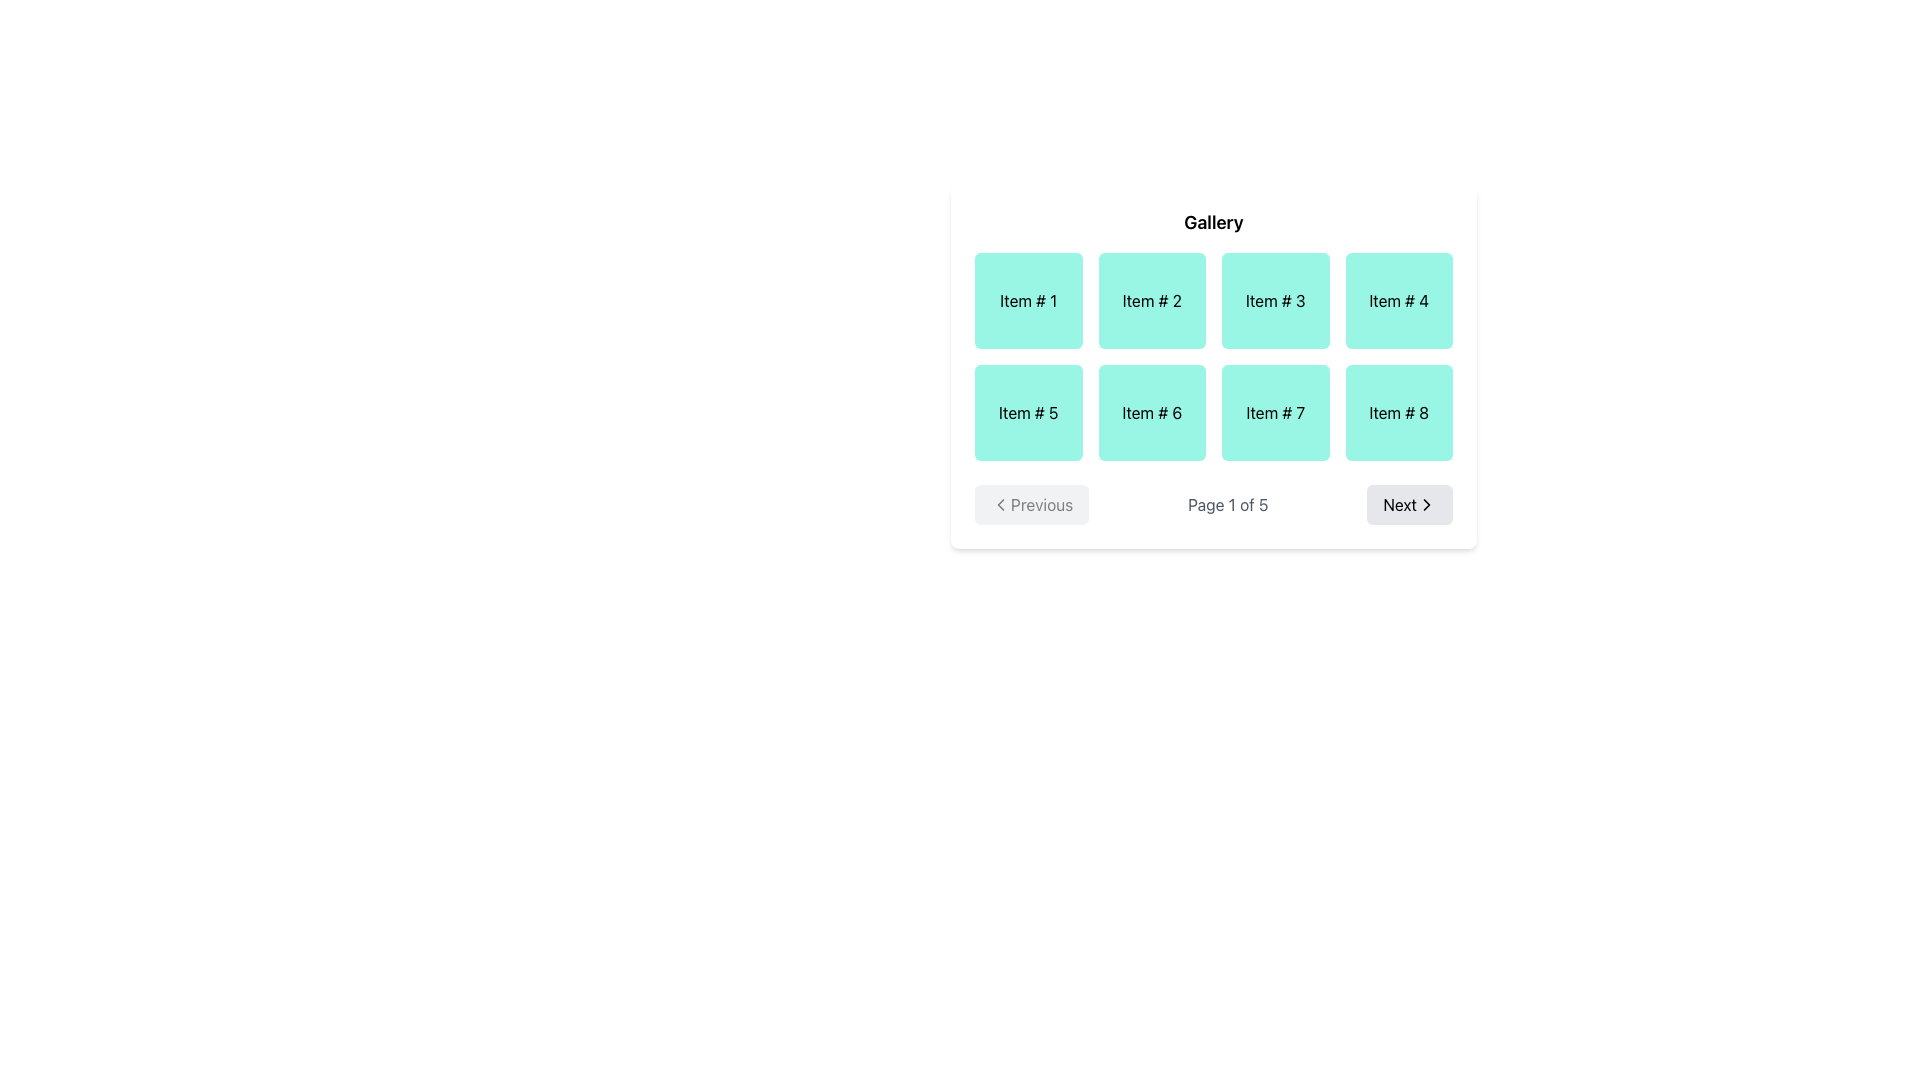 The height and width of the screenshot is (1080, 1920). Describe the element at coordinates (1152, 300) in the screenshot. I see `the static display component labeled 'Item # 2', which is a rectangular box with a light teal background and centered black text, positioned in a 4-column grid layout` at that location.